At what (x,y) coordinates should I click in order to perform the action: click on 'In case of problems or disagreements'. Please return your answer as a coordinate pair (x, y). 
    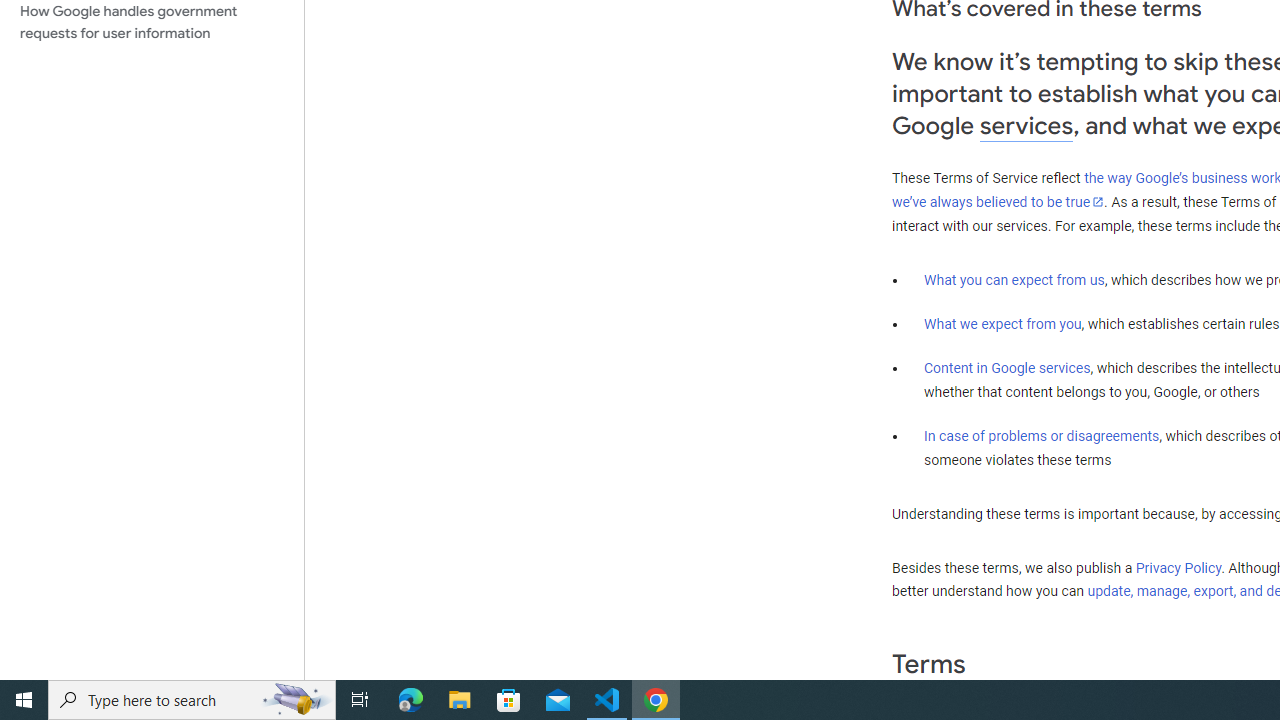
    Looking at the image, I should click on (1040, 434).